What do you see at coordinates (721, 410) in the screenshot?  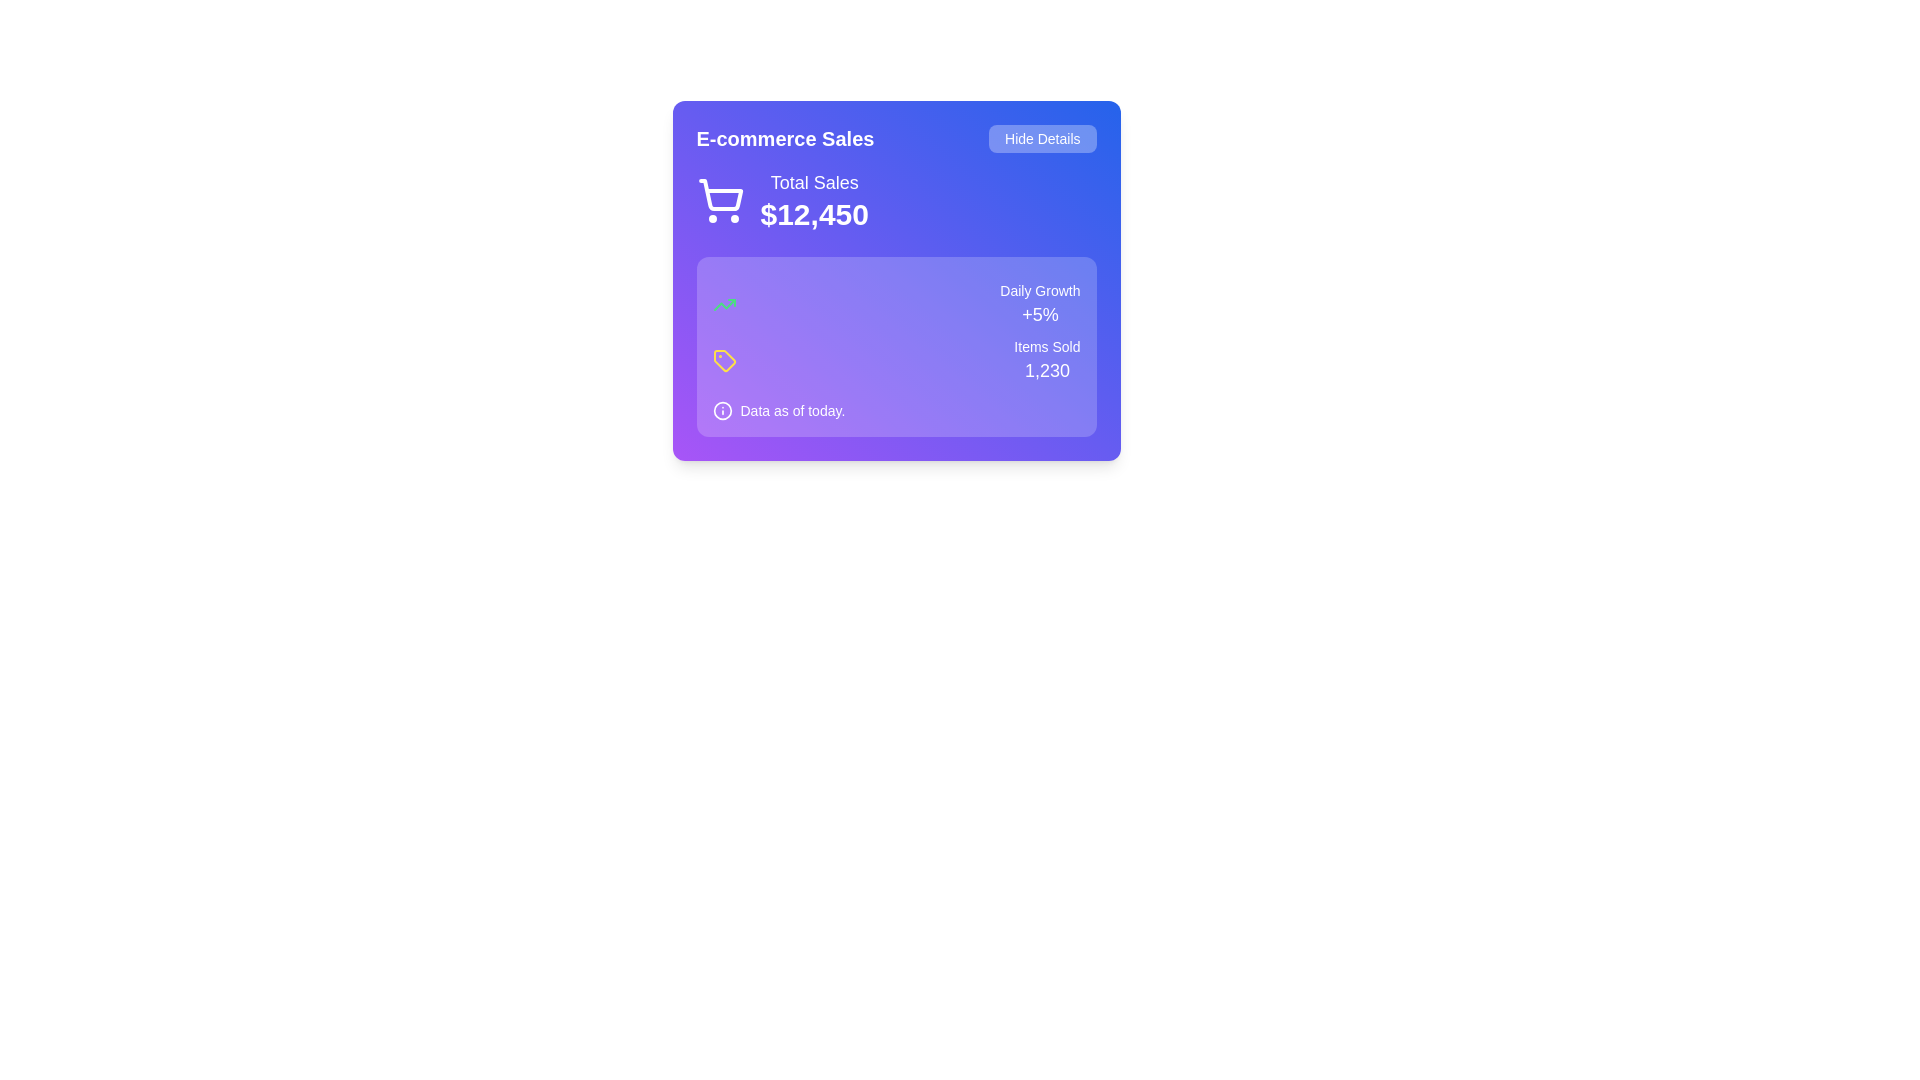 I see `the information icon, which is a circular icon with an outlined stroke containing an 'i' symbol, located to the left of the text 'Data as of today.' in the lower section of a light purple background panel` at bounding box center [721, 410].